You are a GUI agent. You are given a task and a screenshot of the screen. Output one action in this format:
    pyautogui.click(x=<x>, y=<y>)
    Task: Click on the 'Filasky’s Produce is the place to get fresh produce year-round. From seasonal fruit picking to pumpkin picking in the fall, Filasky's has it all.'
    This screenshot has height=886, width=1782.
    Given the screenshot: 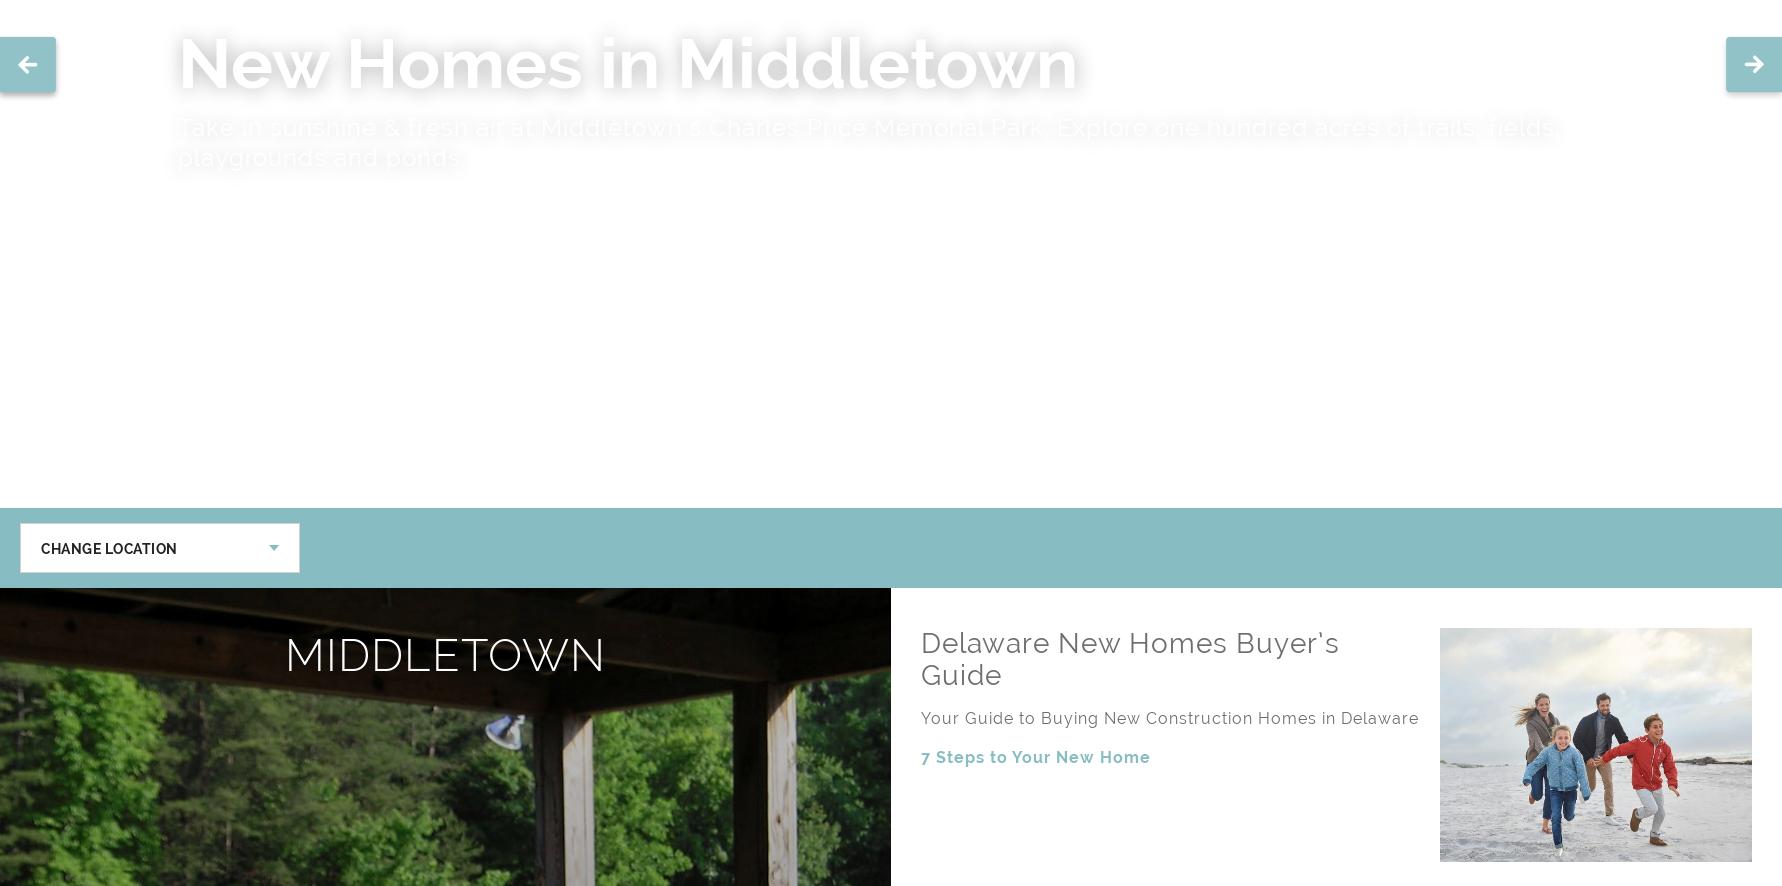 What is the action you would take?
    pyautogui.click(x=870, y=141)
    